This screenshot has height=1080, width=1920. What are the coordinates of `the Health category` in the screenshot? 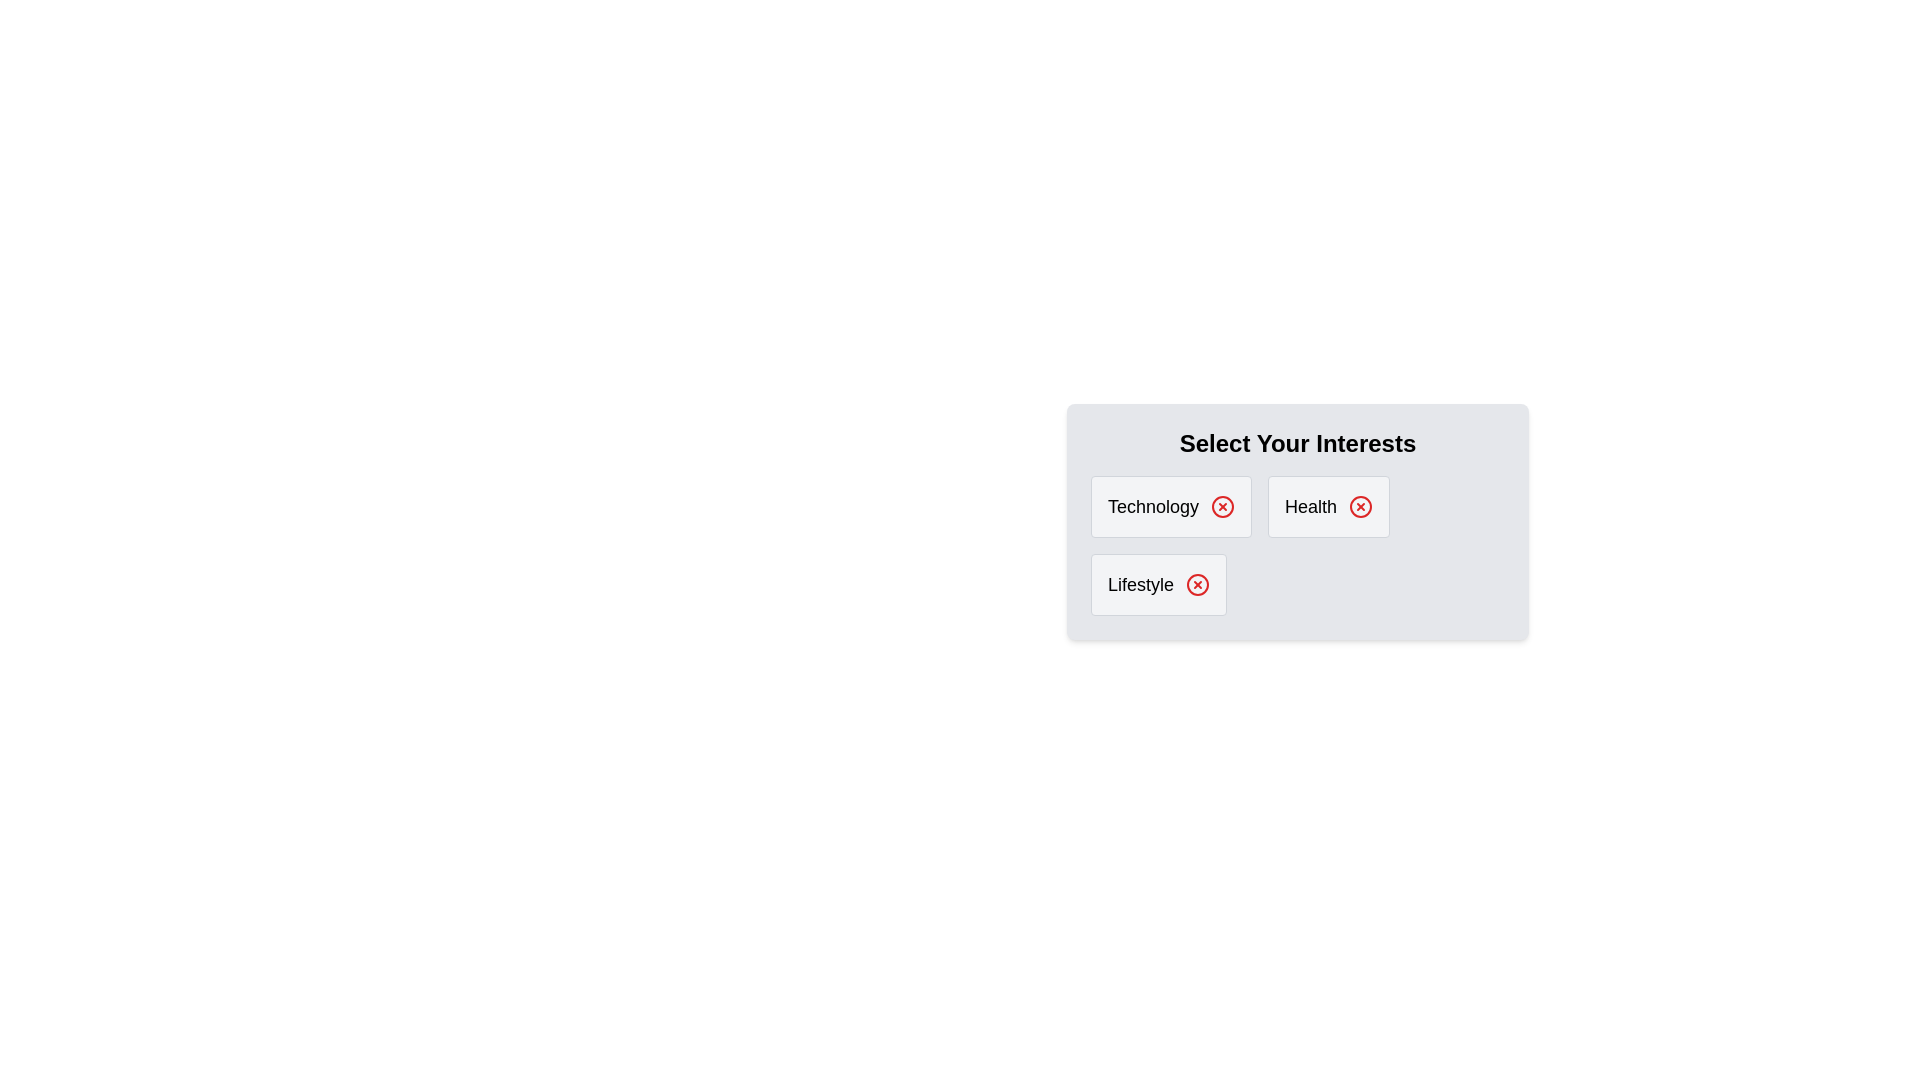 It's located at (1329, 505).